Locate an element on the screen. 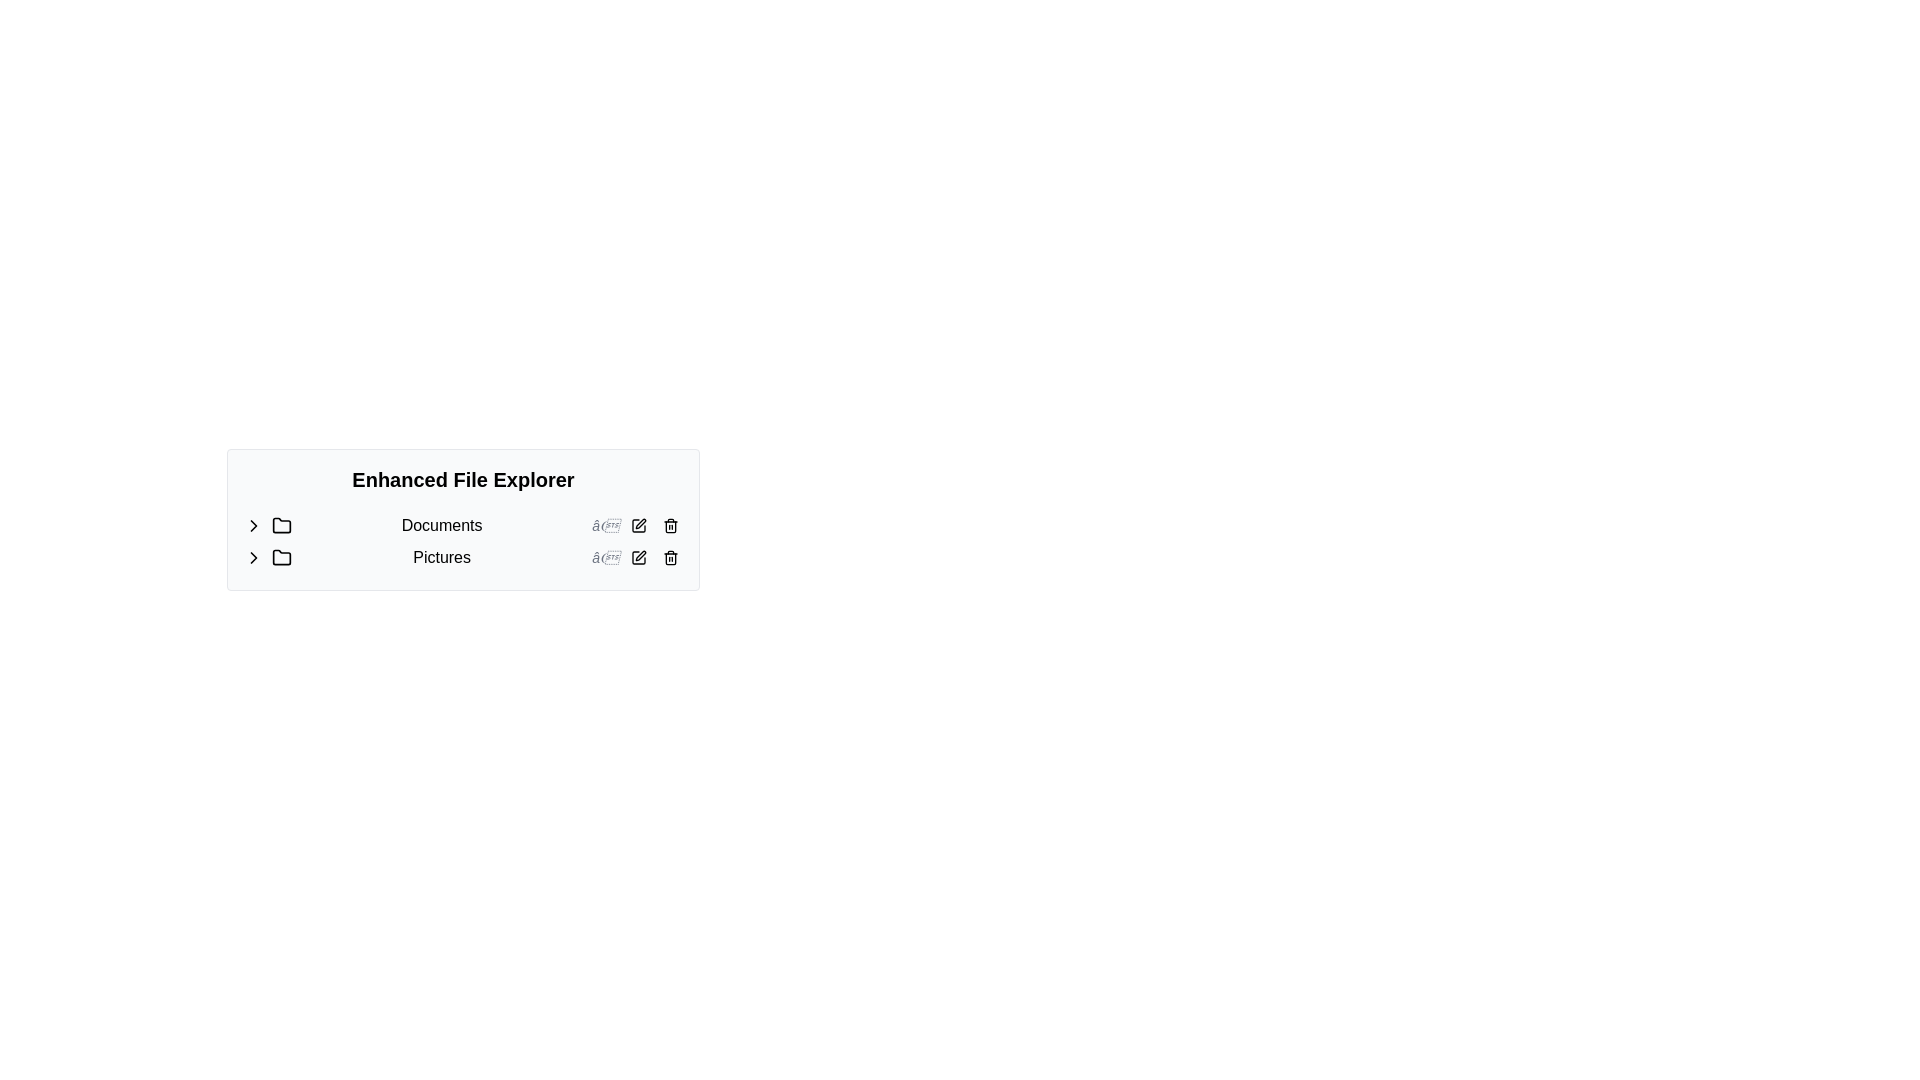 Image resolution: width=1920 pixels, height=1080 pixels. the 'Pictures' folder row is located at coordinates (462, 558).